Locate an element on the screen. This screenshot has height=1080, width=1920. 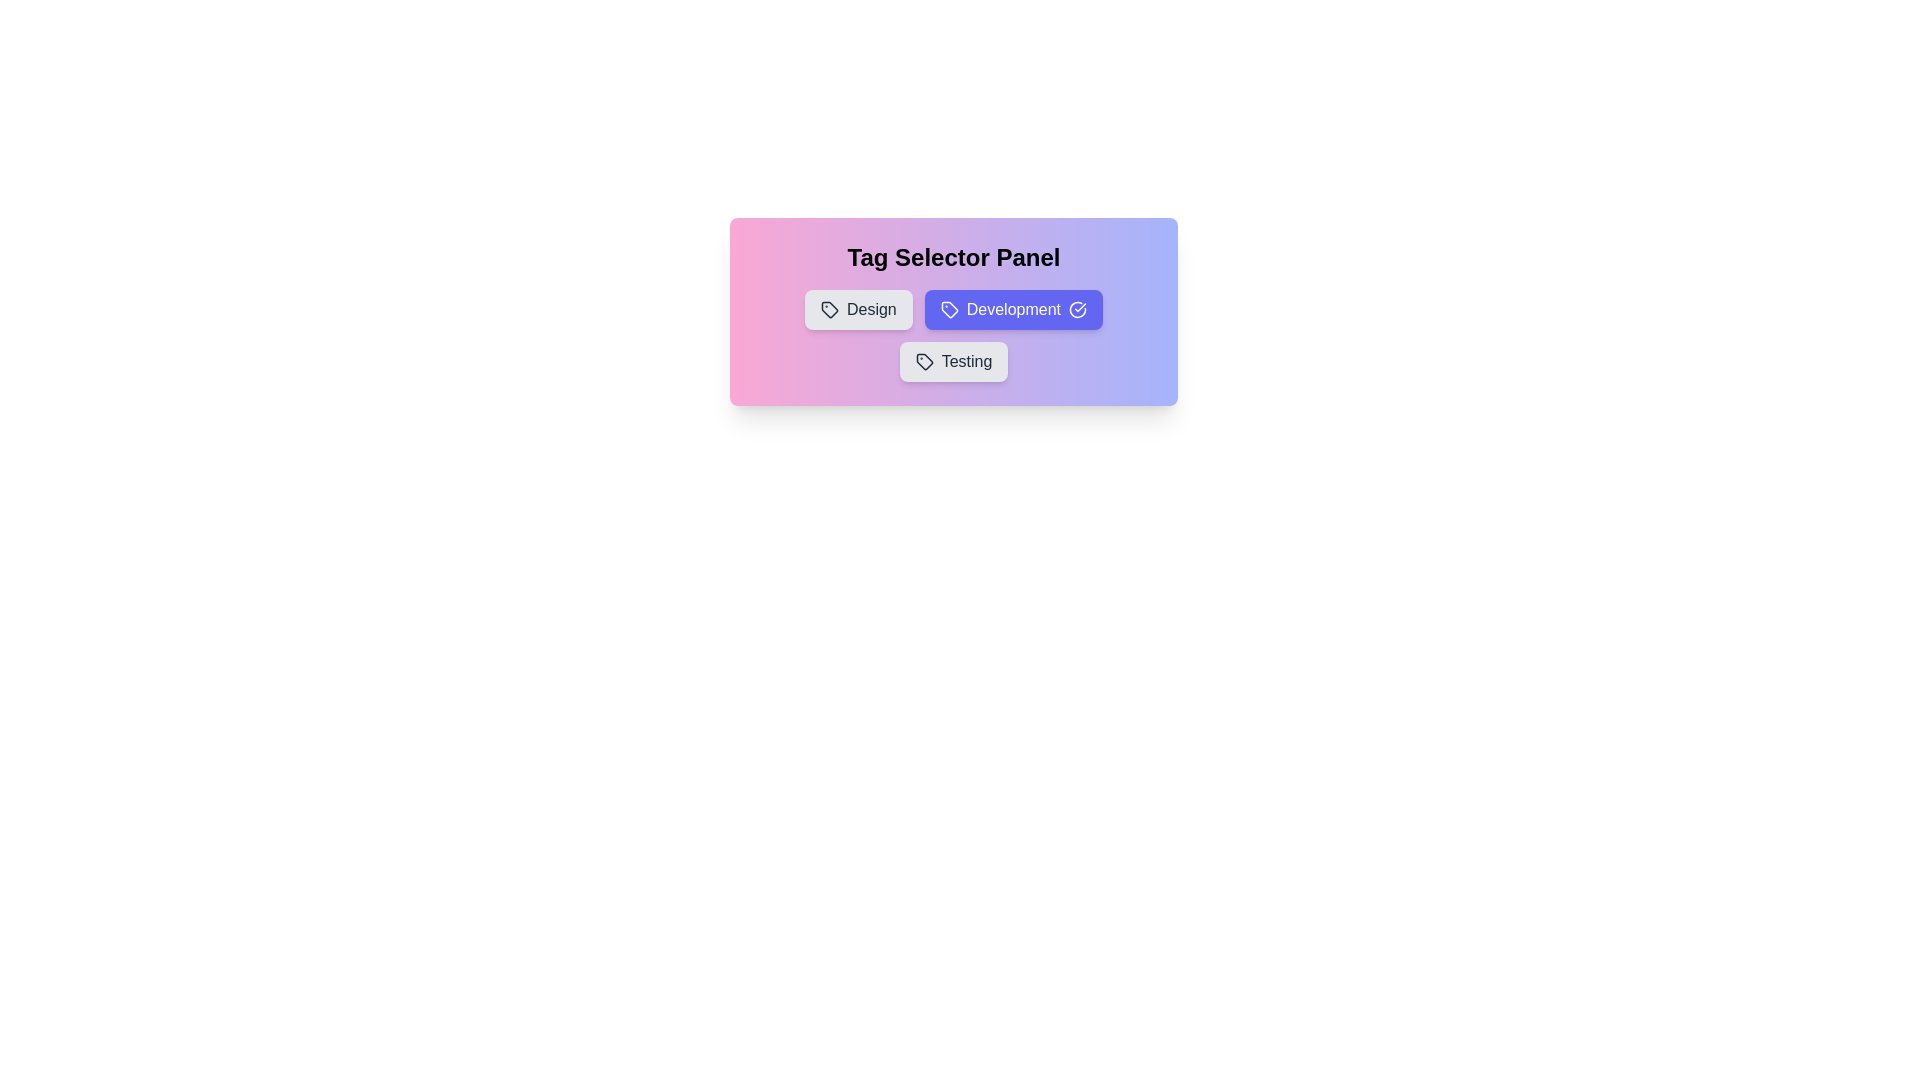
the tag Development to observe the hover effect is located at coordinates (1013, 309).